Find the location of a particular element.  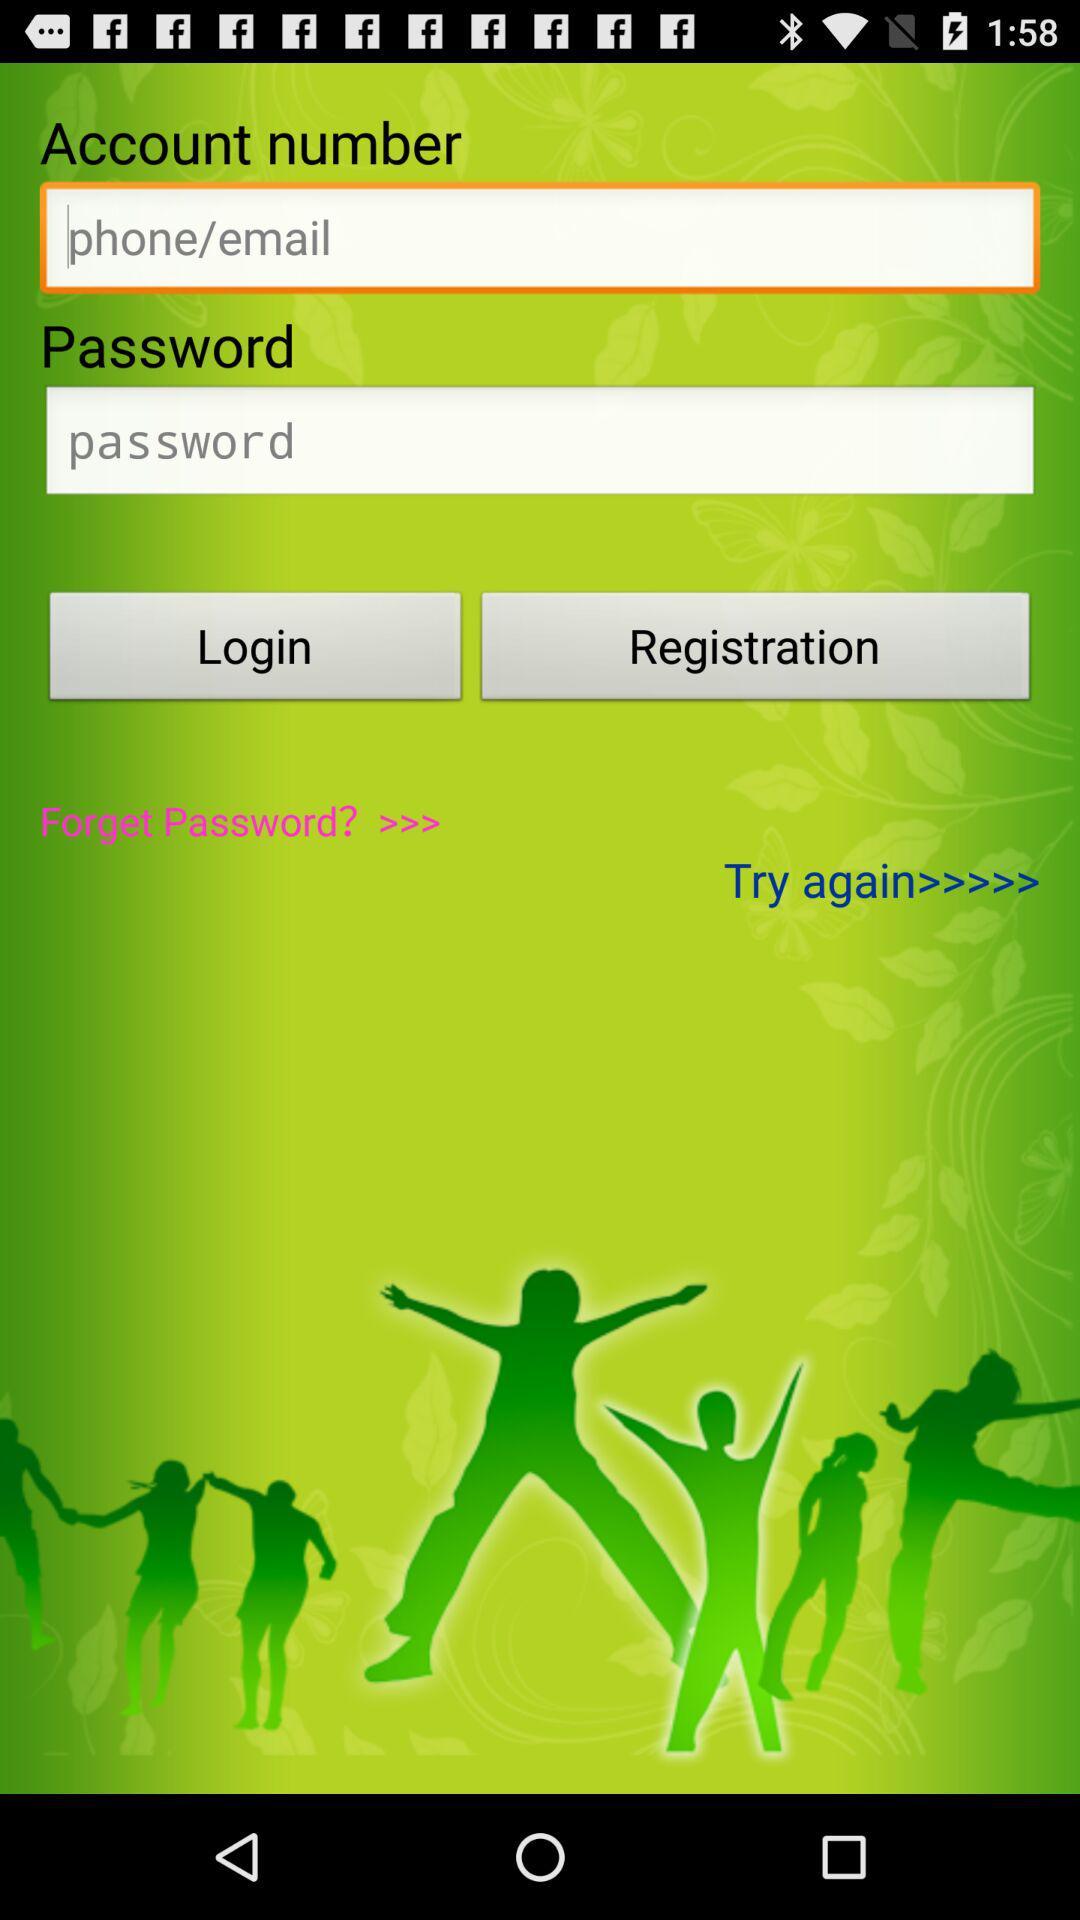

the registration item is located at coordinates (756, 651).